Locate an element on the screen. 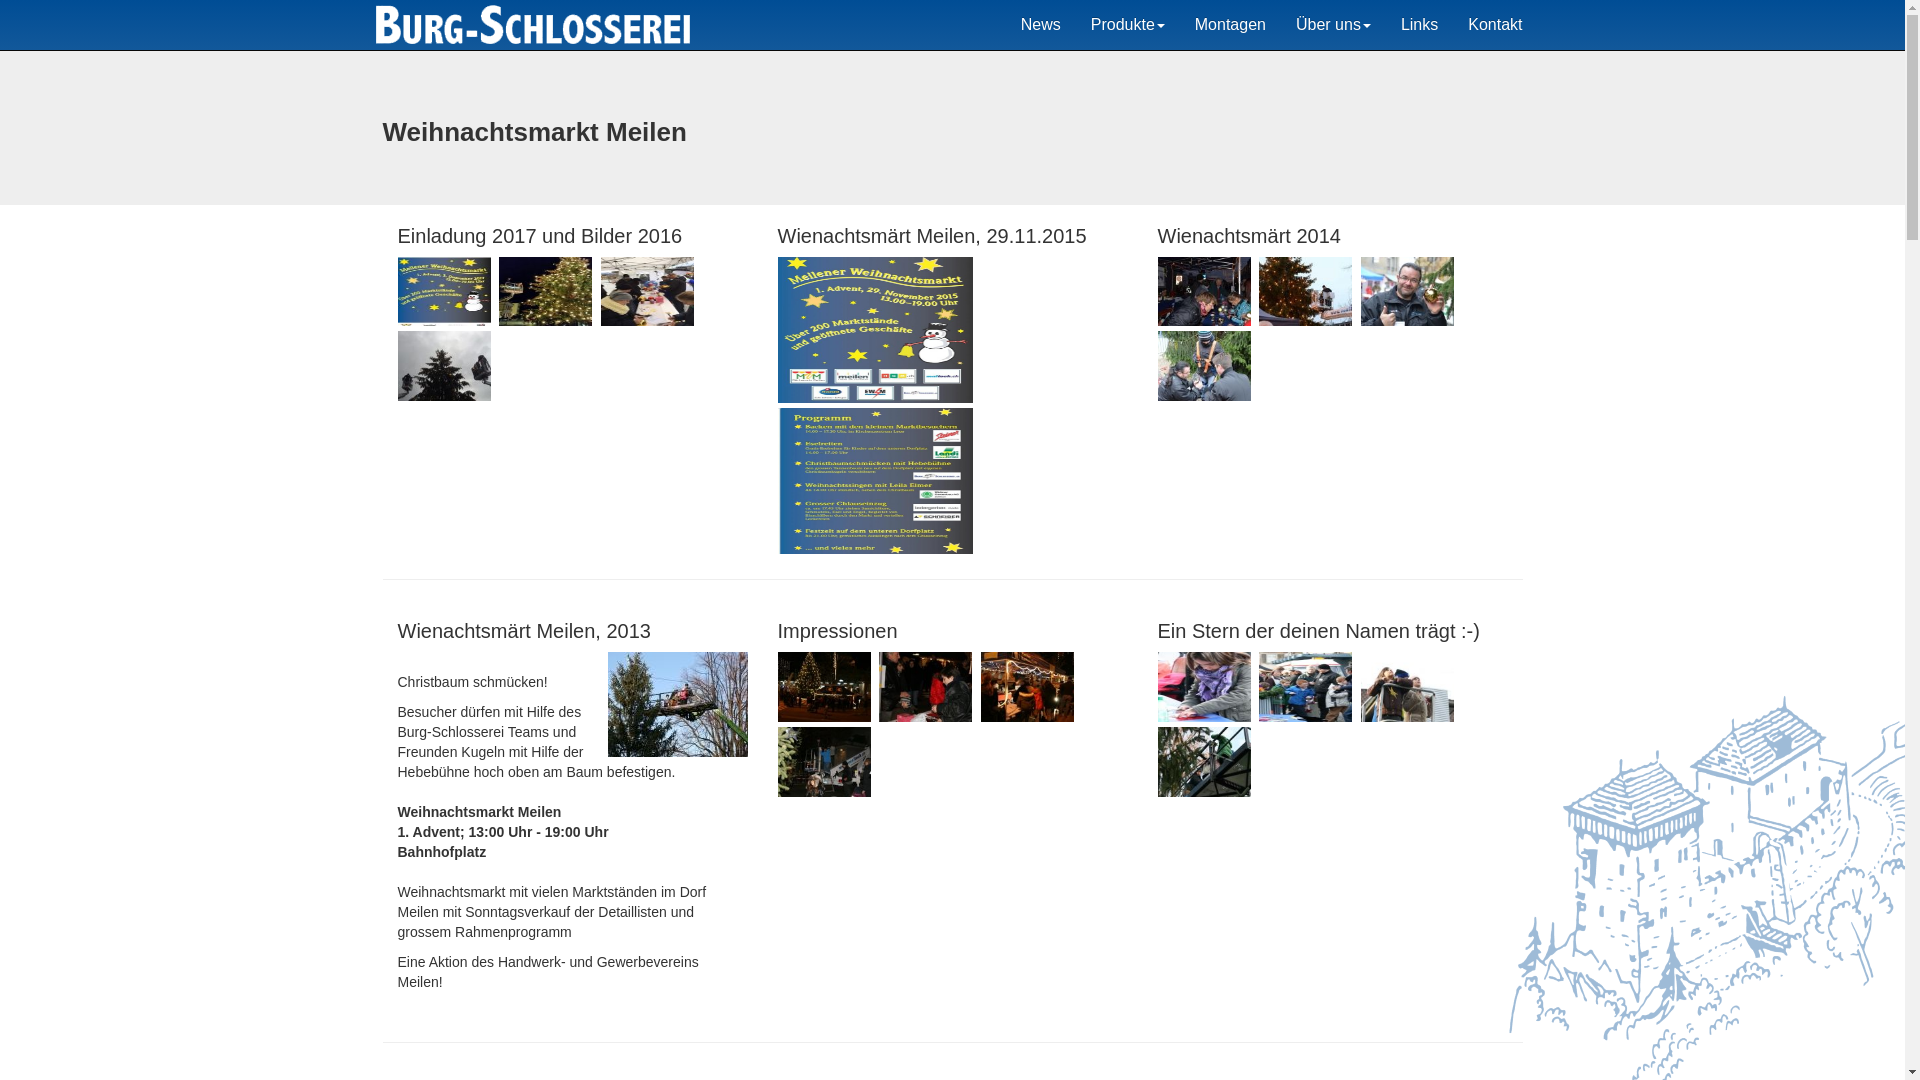 The width and height of the screenshot is (1920, 1080). 'Produkte' is located at coordinates (1128, 24).